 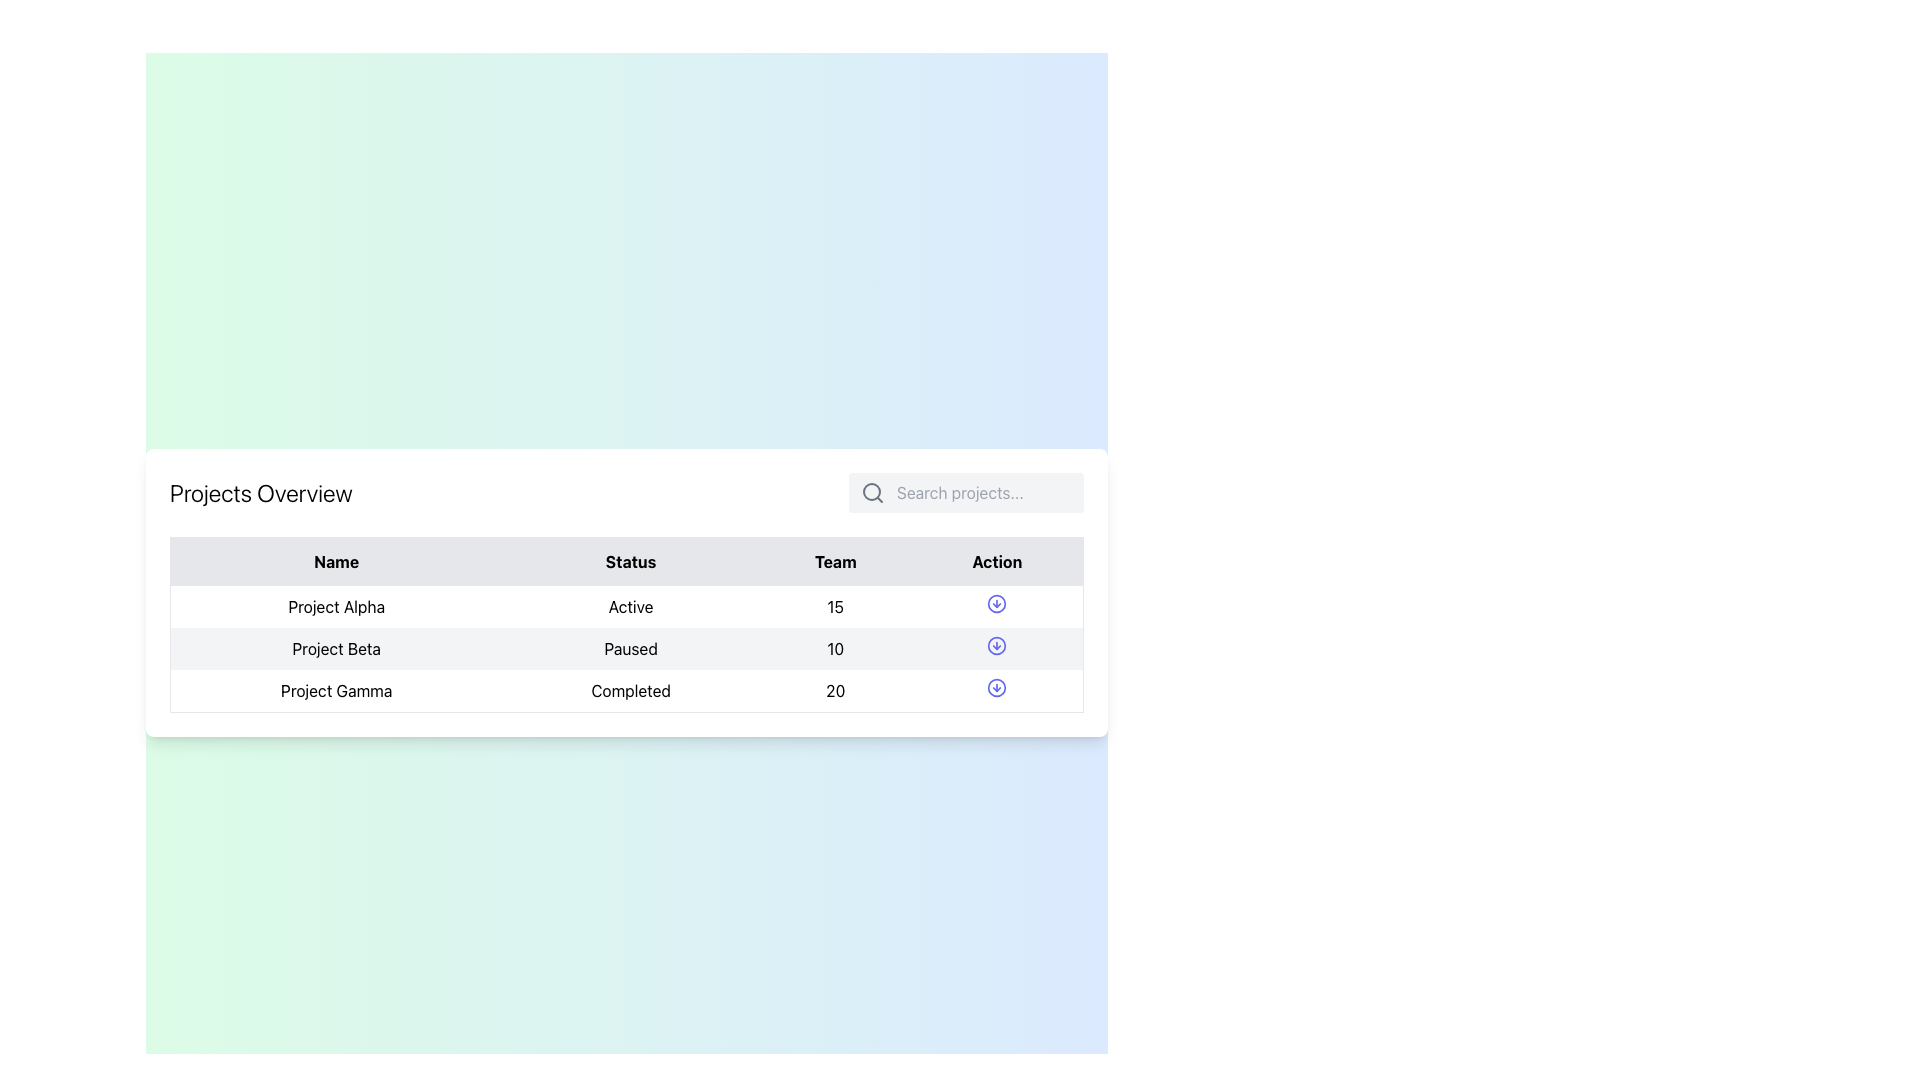 What do you see at coordinates (336, 605) in the screenshot?
I see `text from the 'Project Alpha' label in the first column of the table, which identifies the project name` at bounding box center [336, 605].